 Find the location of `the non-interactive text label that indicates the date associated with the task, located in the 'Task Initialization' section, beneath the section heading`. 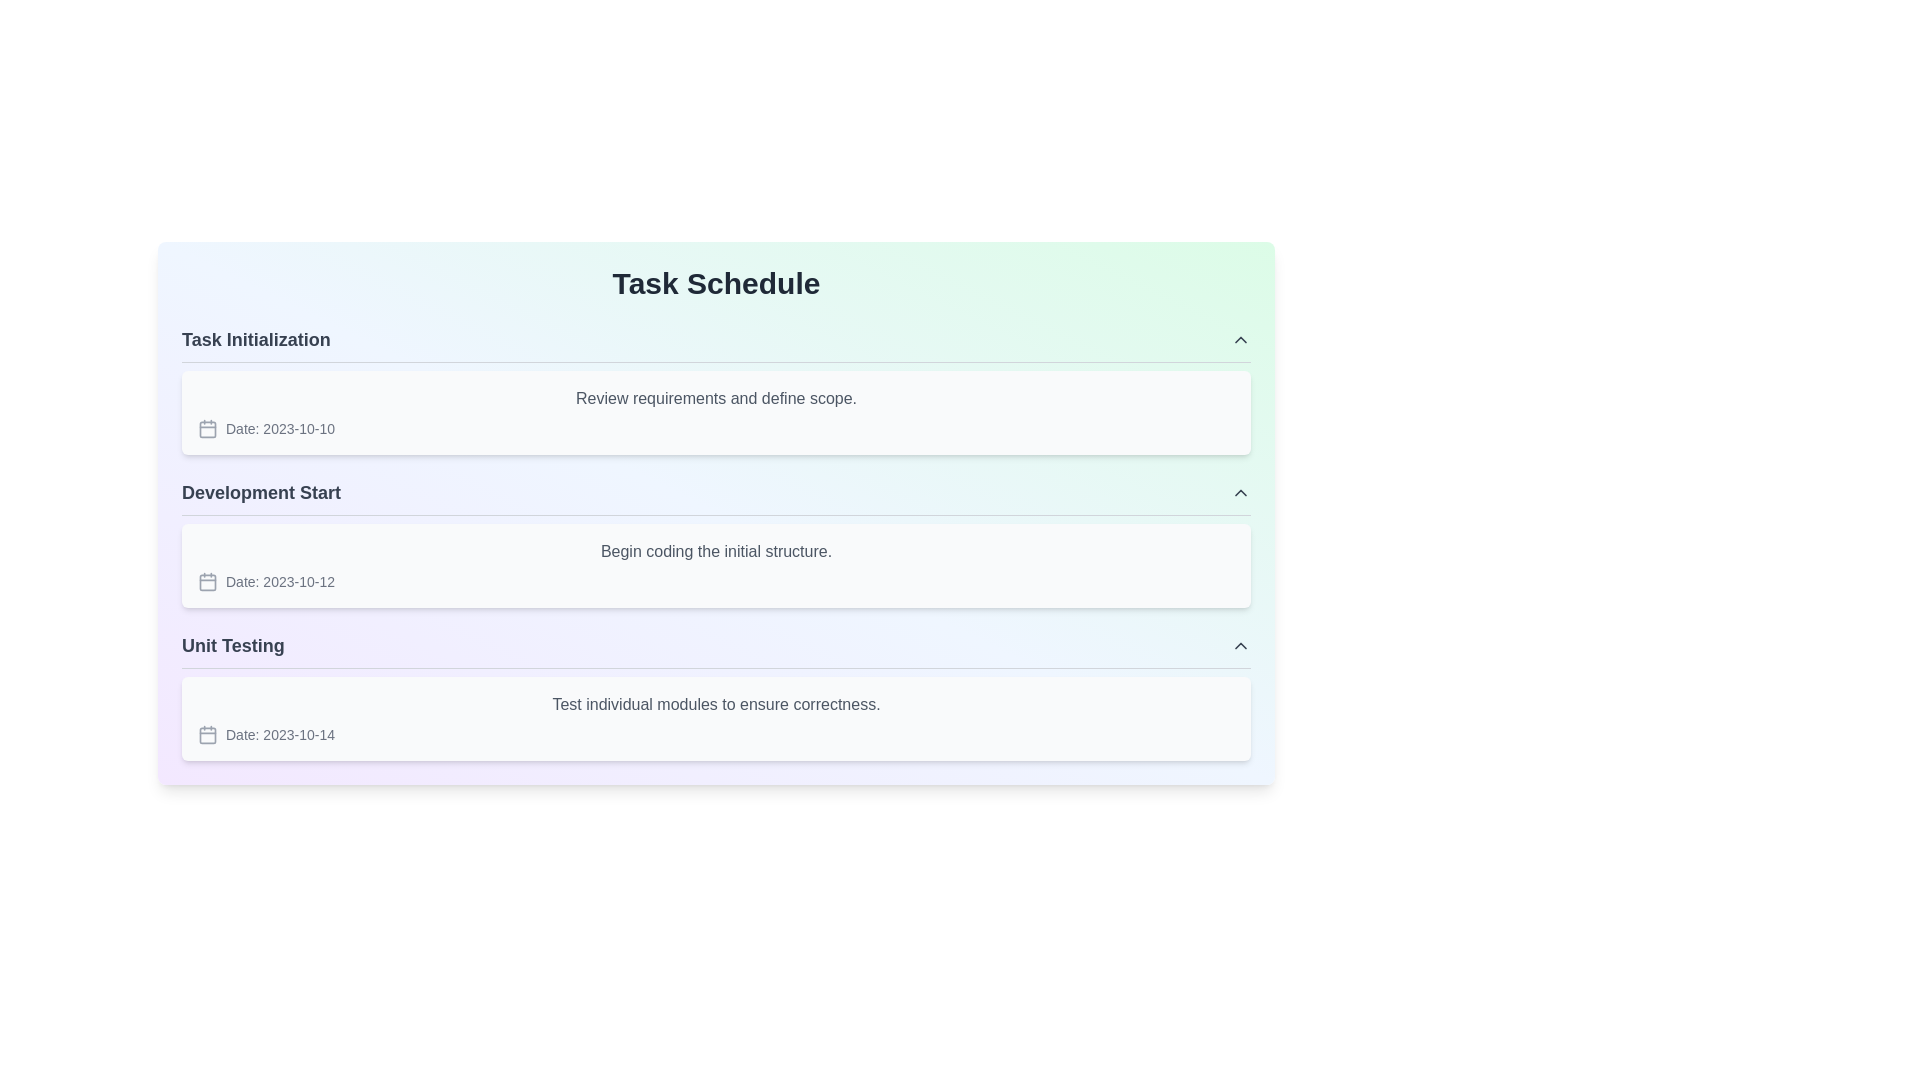

the non-interactive text label that indicates the date associated with the task, located in the 'Task Initialization' section, beneath the section heading is located at coordinates (279, 427).